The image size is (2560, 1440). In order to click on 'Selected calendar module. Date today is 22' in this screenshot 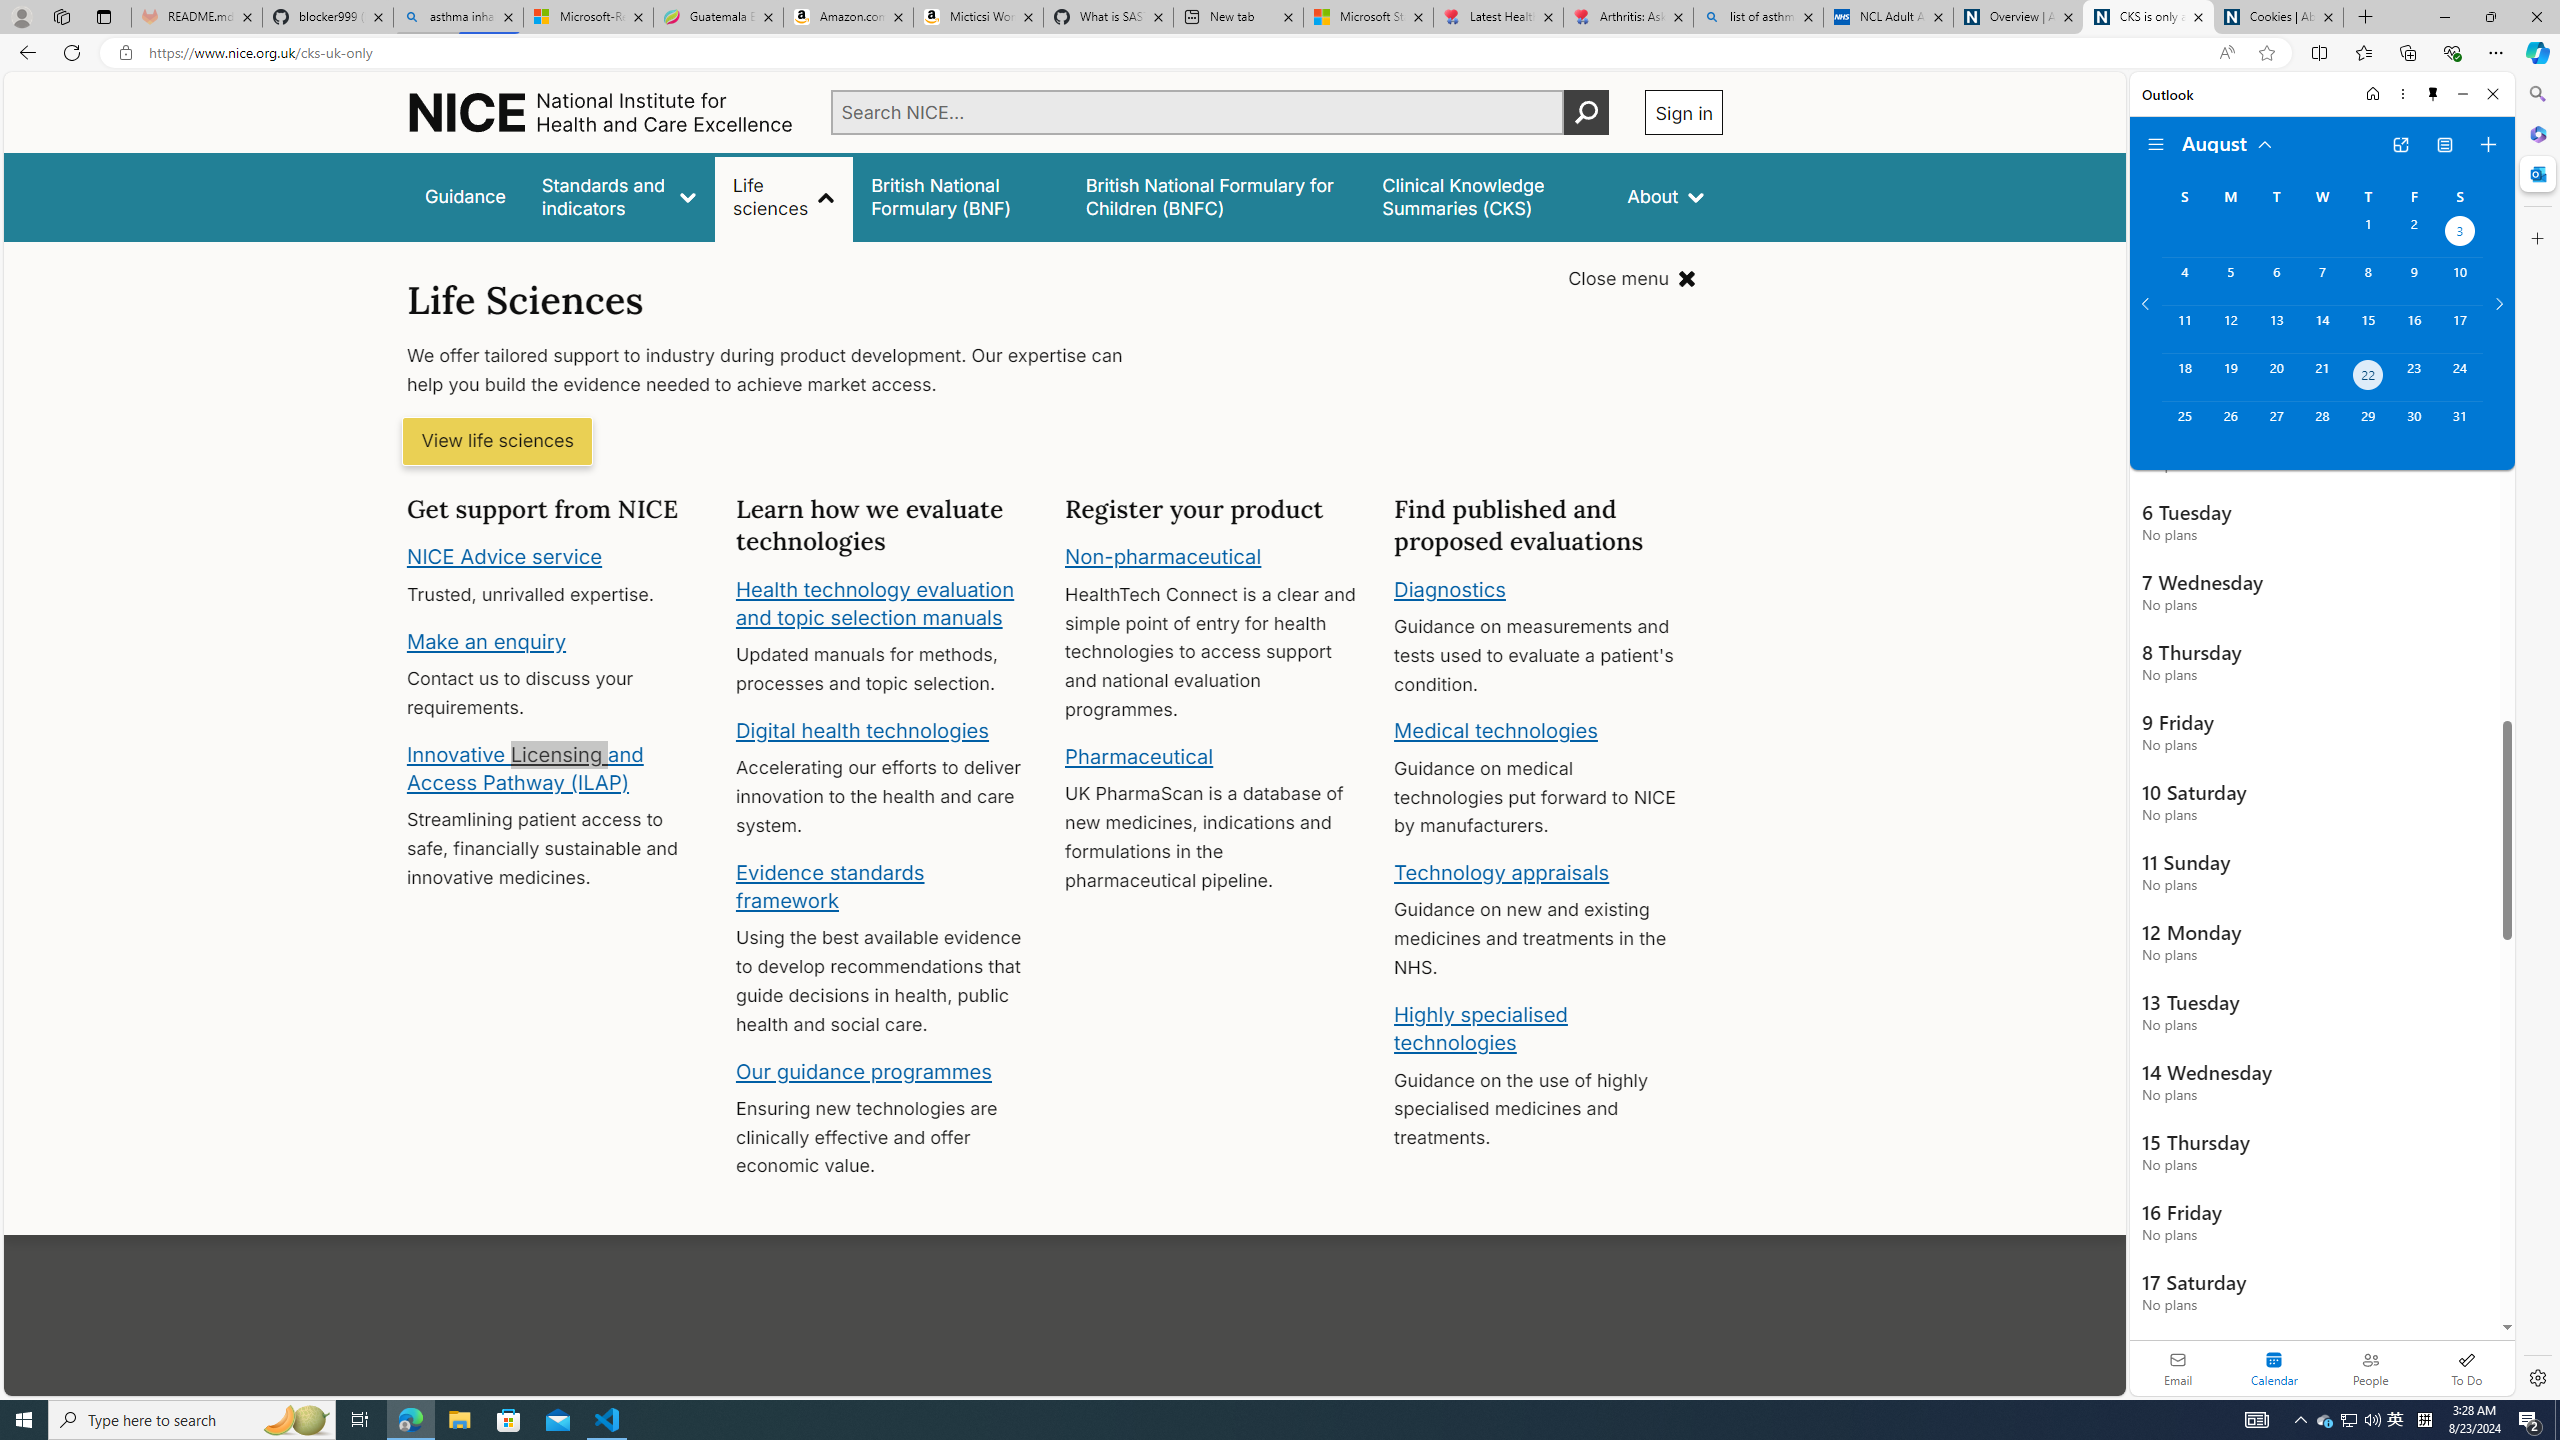, I will do `click(2274, 1367)`.